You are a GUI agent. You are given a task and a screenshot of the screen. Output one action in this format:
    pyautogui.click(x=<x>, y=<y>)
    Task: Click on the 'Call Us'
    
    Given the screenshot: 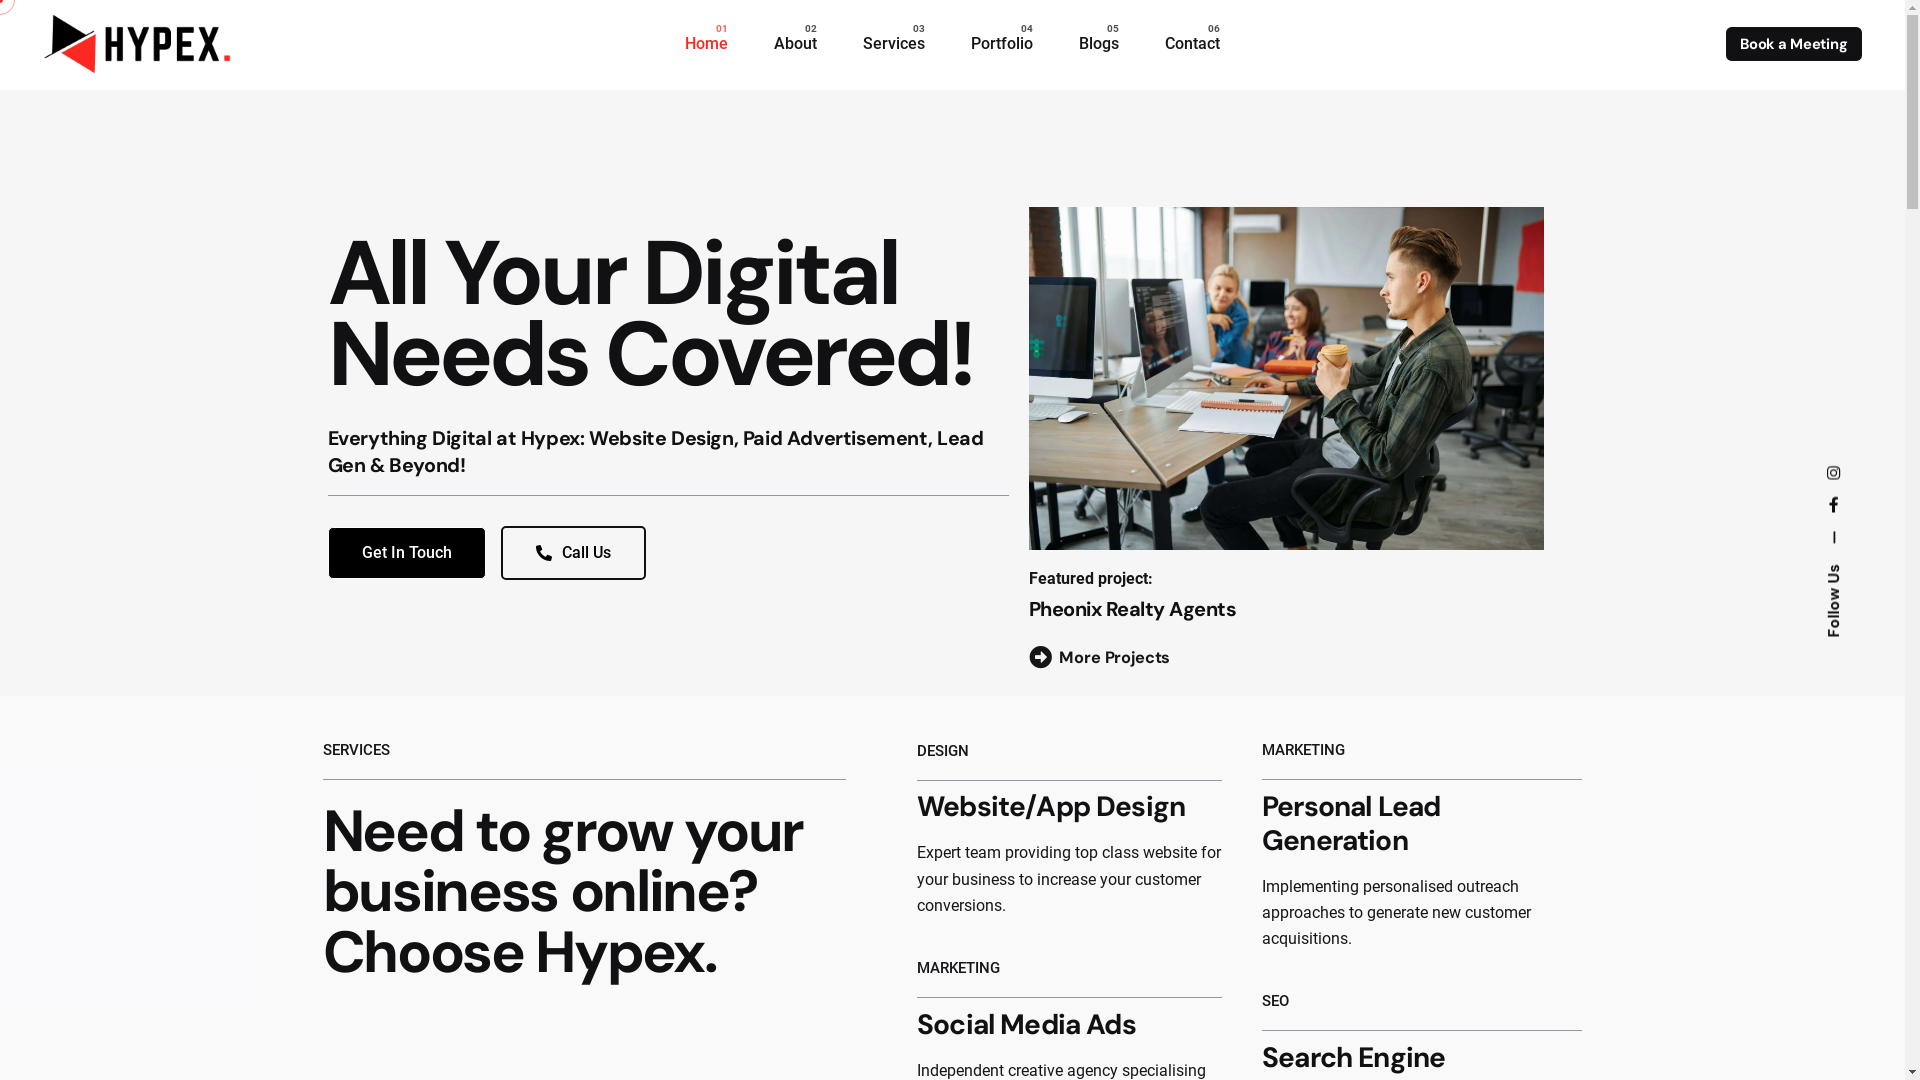 What is the action you would take?
    pyautogui.click(x=571, y=552)
    